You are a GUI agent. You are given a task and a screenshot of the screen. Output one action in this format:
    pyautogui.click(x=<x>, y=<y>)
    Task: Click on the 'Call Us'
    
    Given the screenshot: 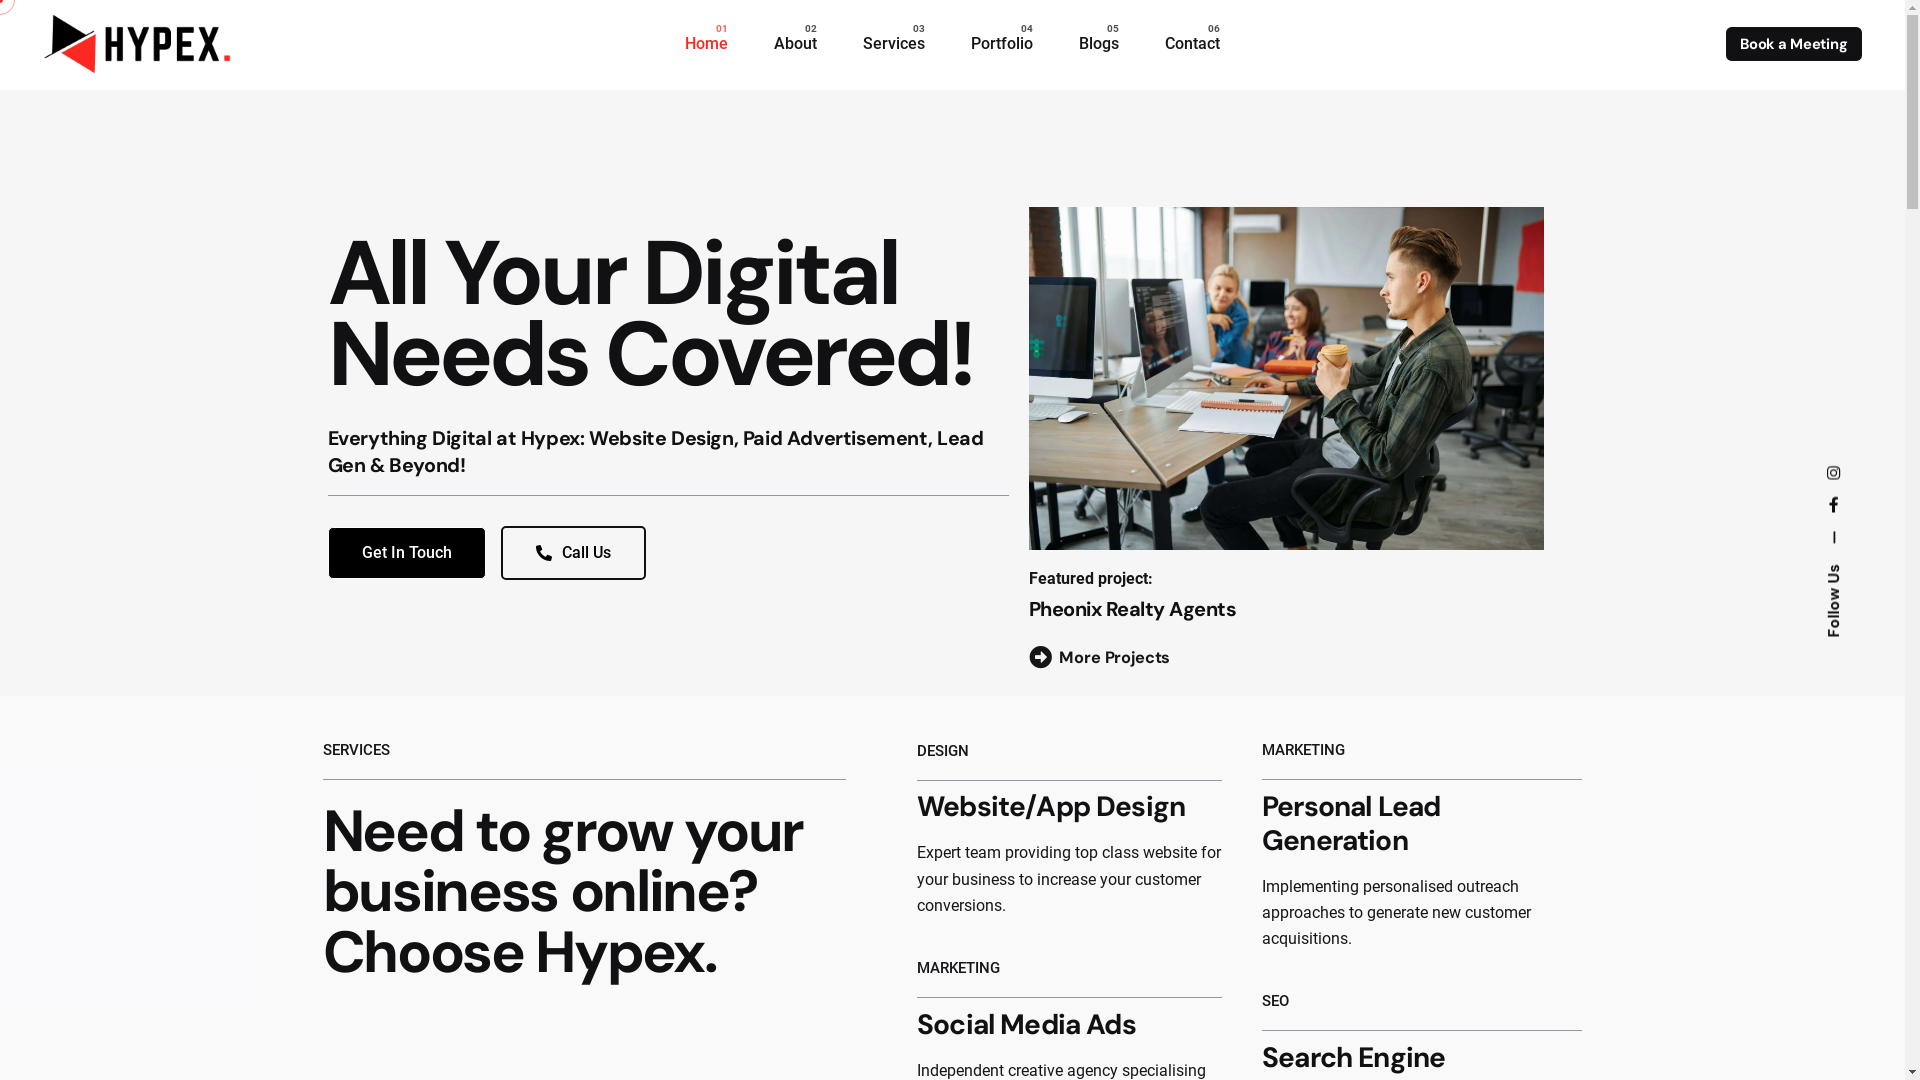 What is the action you would take?
    pyautogui.click(x=571, y=552)
    